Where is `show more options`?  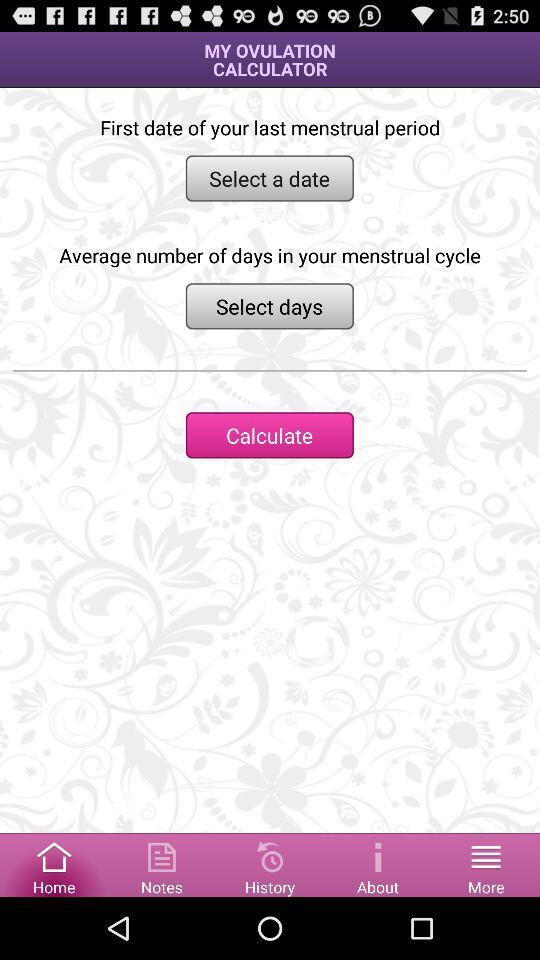
show more options is located at coordinates (485, 863).